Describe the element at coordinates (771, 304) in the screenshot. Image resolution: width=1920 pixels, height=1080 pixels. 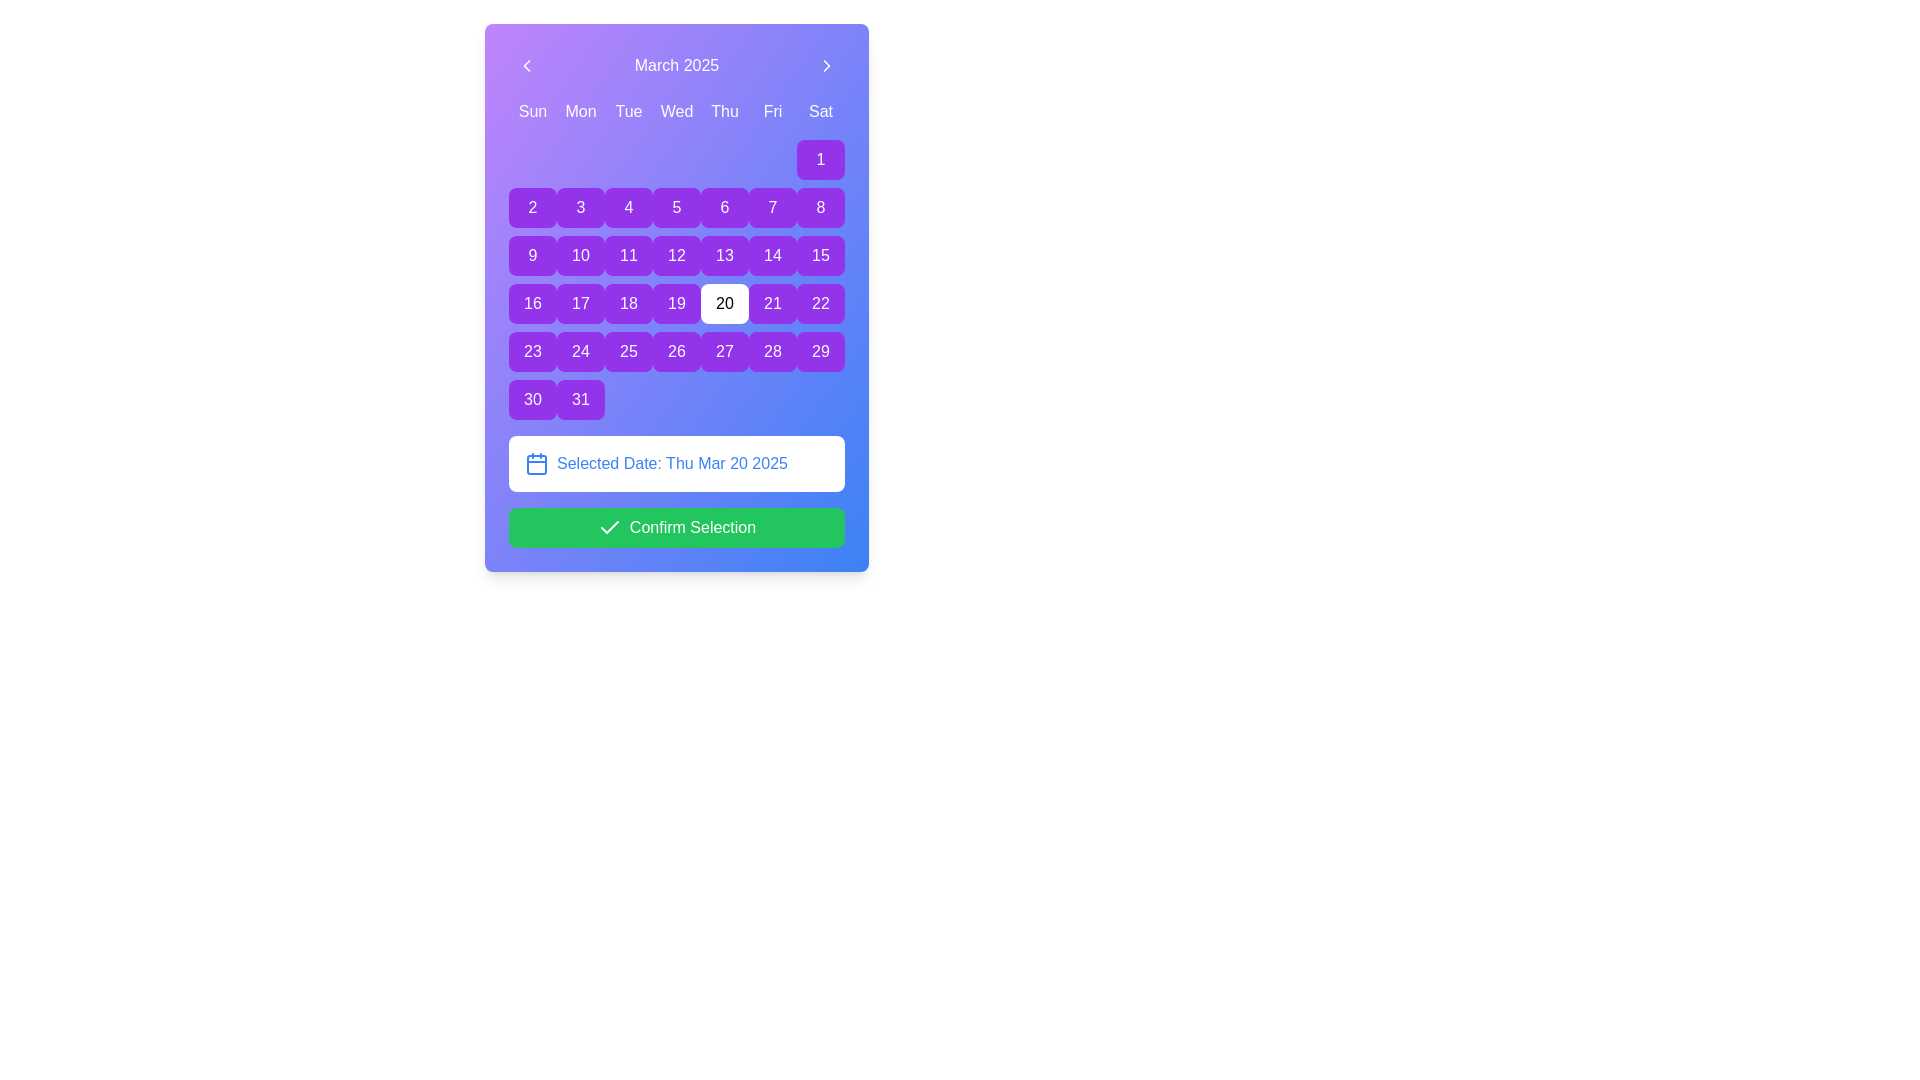
I see `the button representing the date '21' in the calendar interface` at that location.